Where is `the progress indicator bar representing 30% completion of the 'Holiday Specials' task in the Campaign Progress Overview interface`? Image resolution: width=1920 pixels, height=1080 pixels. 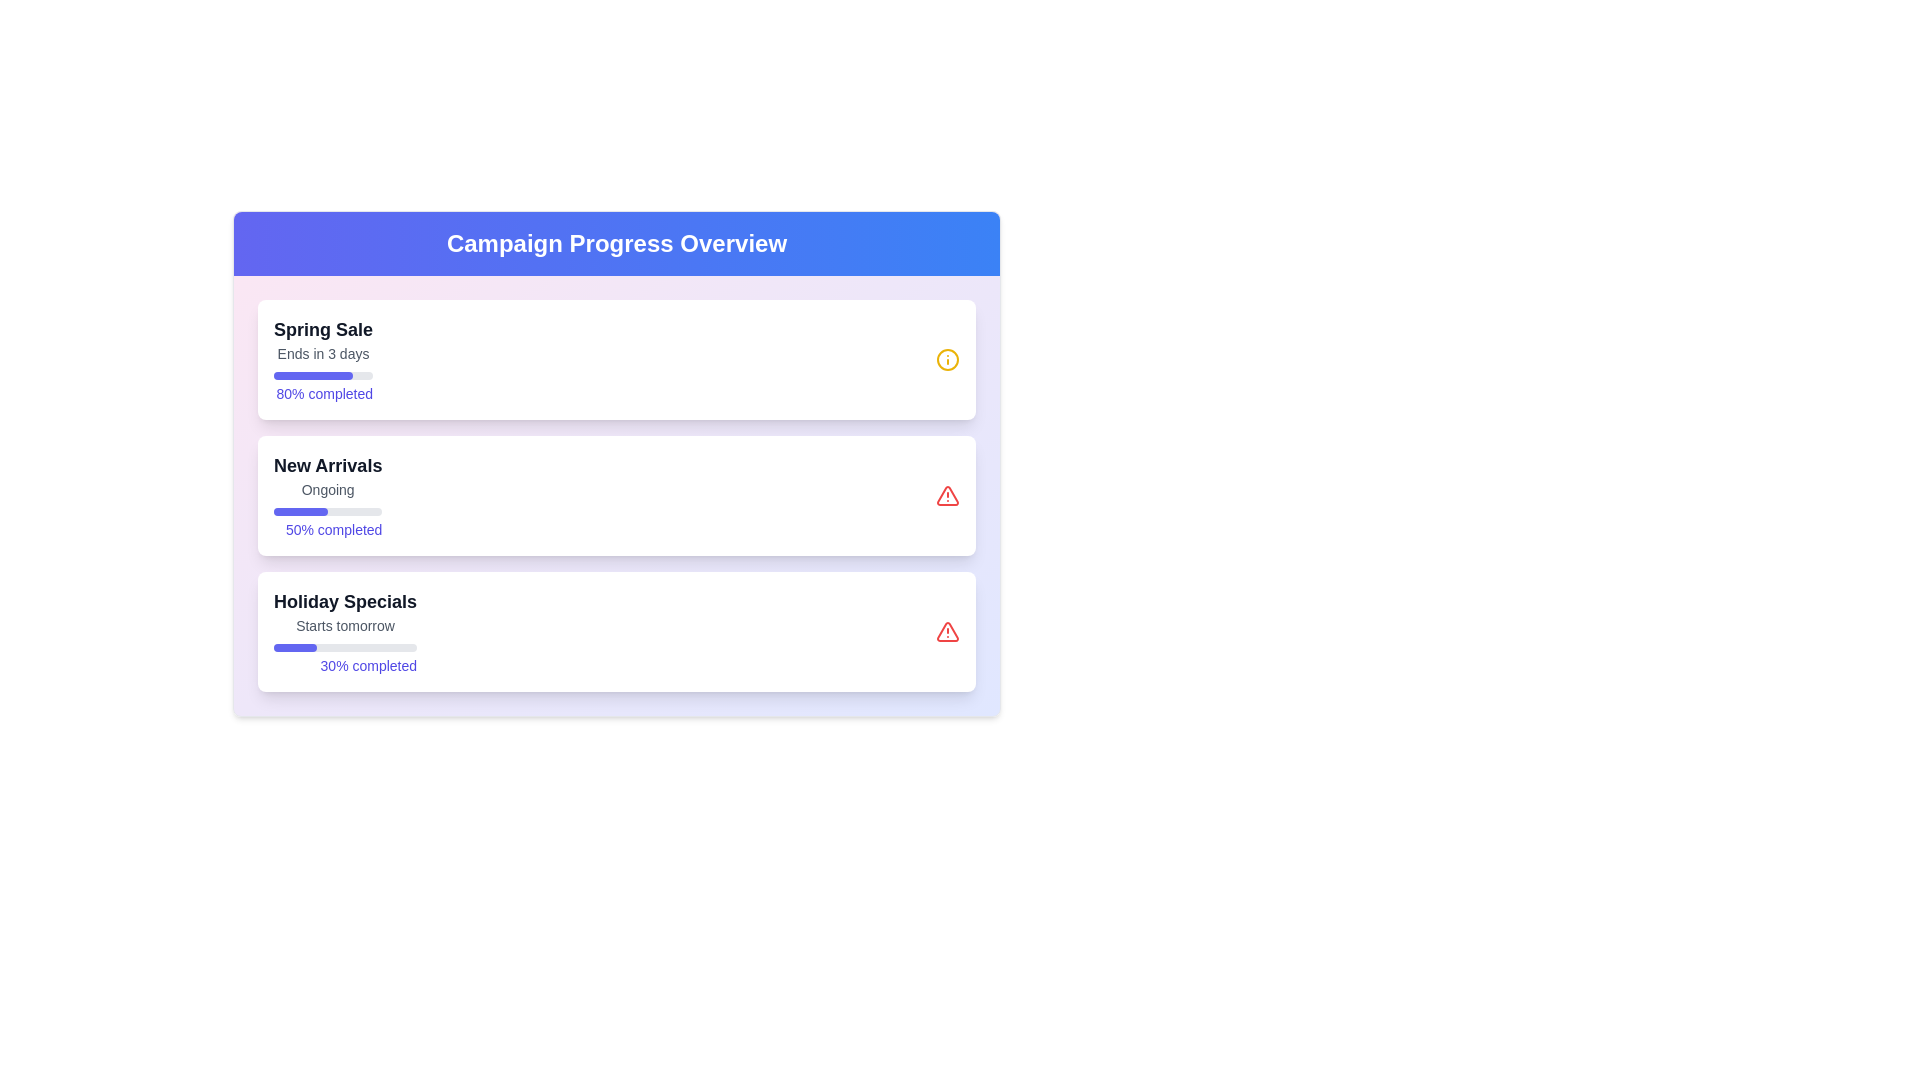
the progress indicator bar representing 30% completion of the 'Holiday Specials' task in the Campaign Progress Overview interface is located at coordinates (294, 648).